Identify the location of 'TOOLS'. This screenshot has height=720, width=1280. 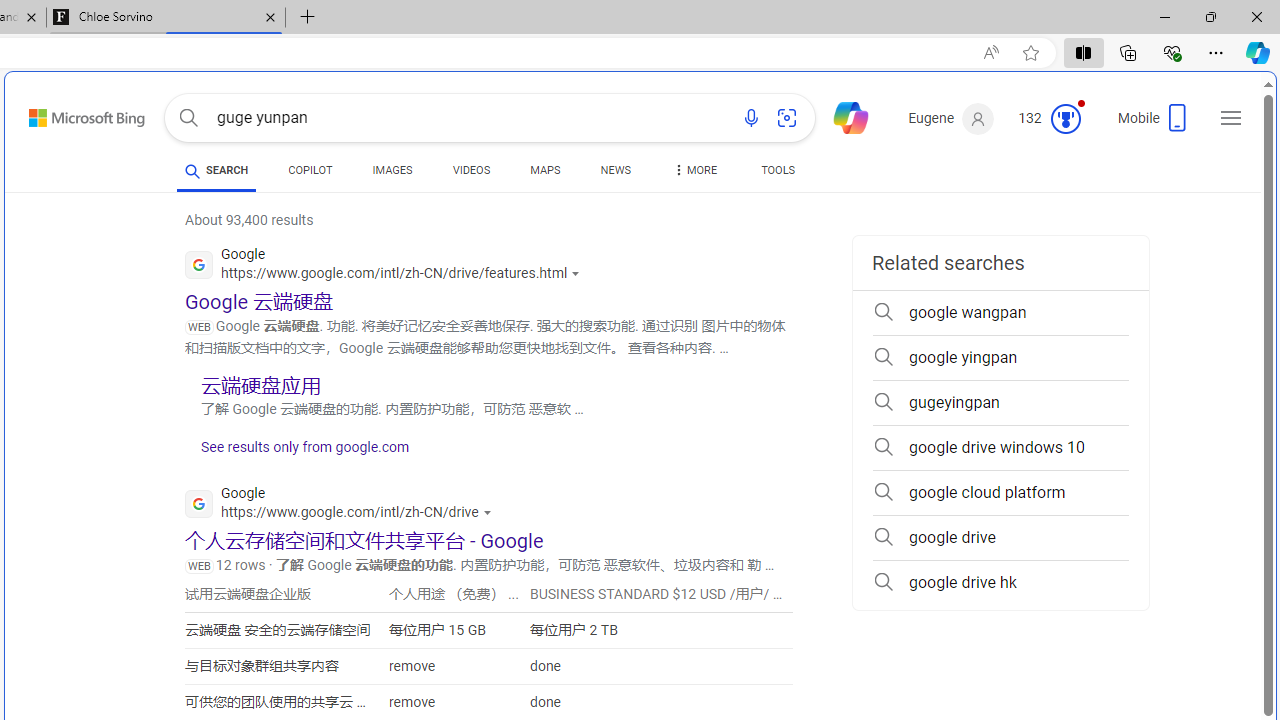
(777, 172).